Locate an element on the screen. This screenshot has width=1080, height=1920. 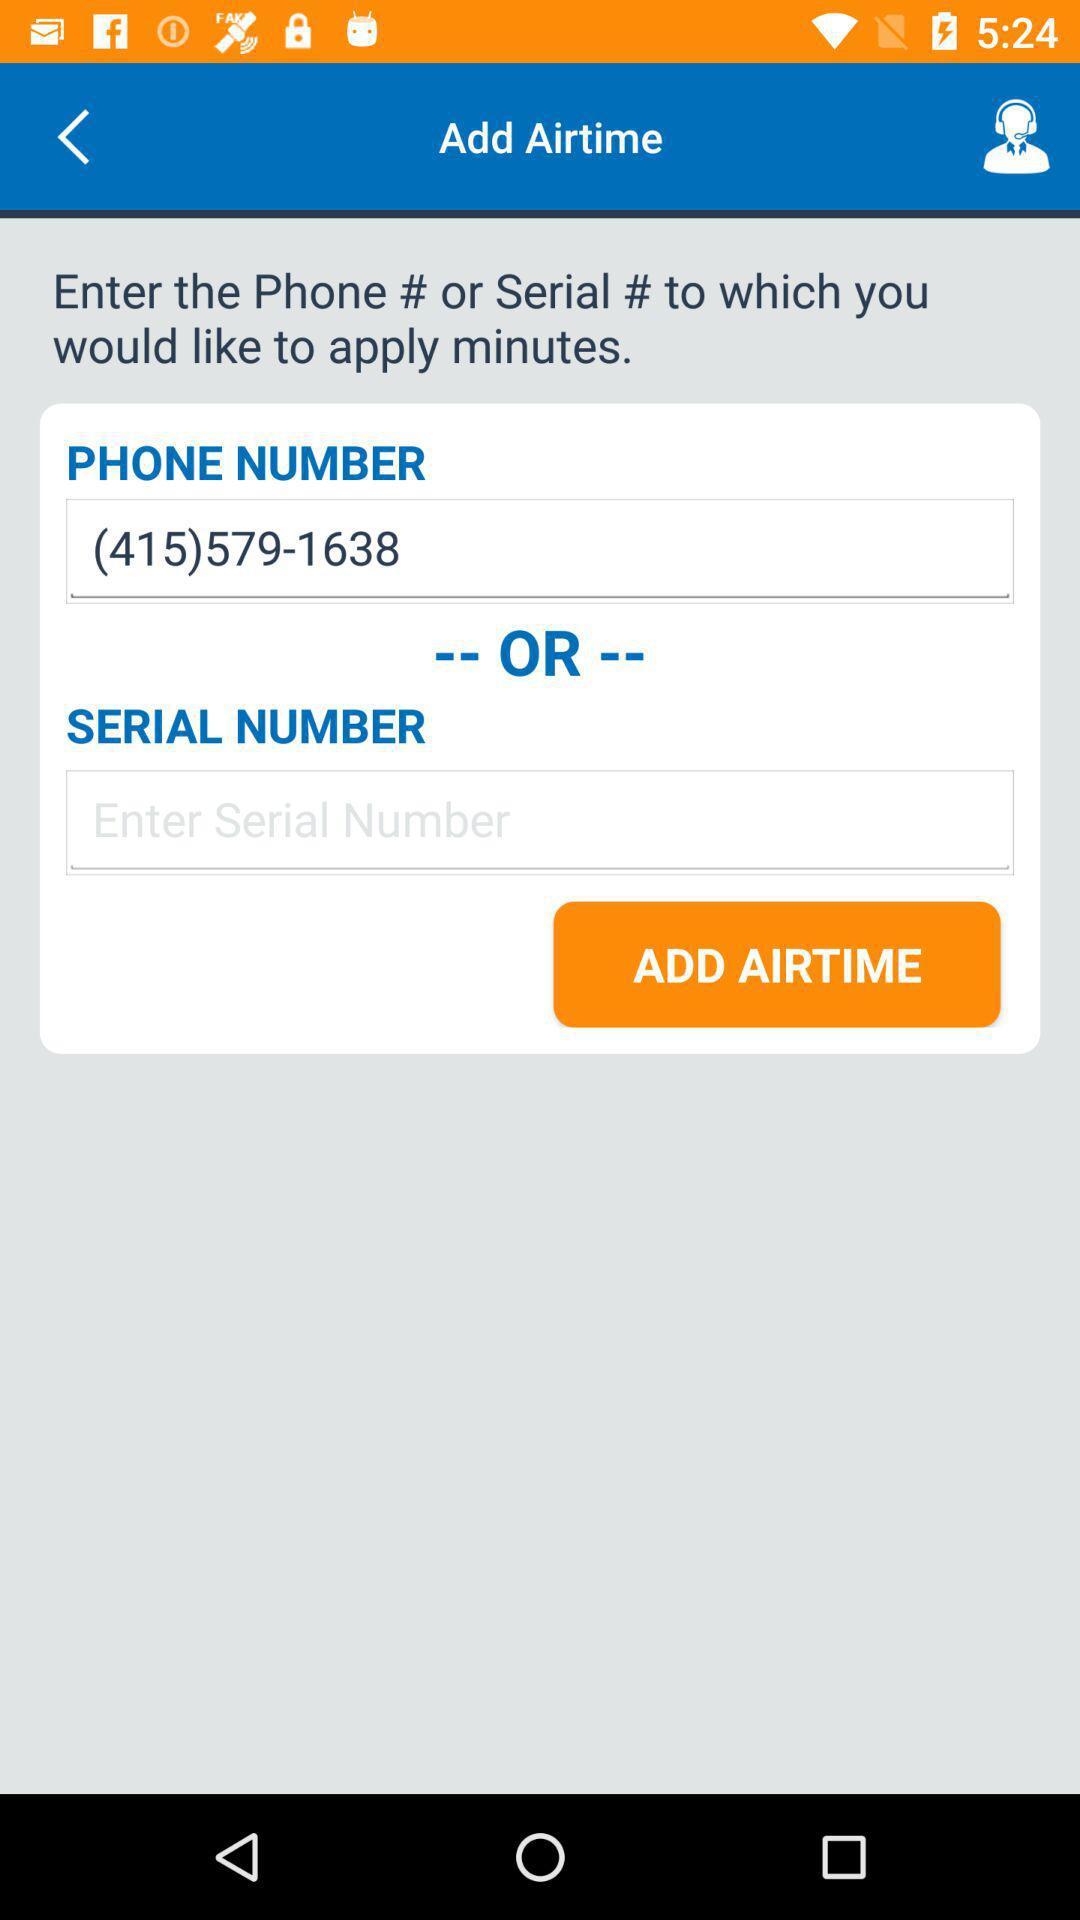
(415)579-1638 is located at coordinates (540, 551).